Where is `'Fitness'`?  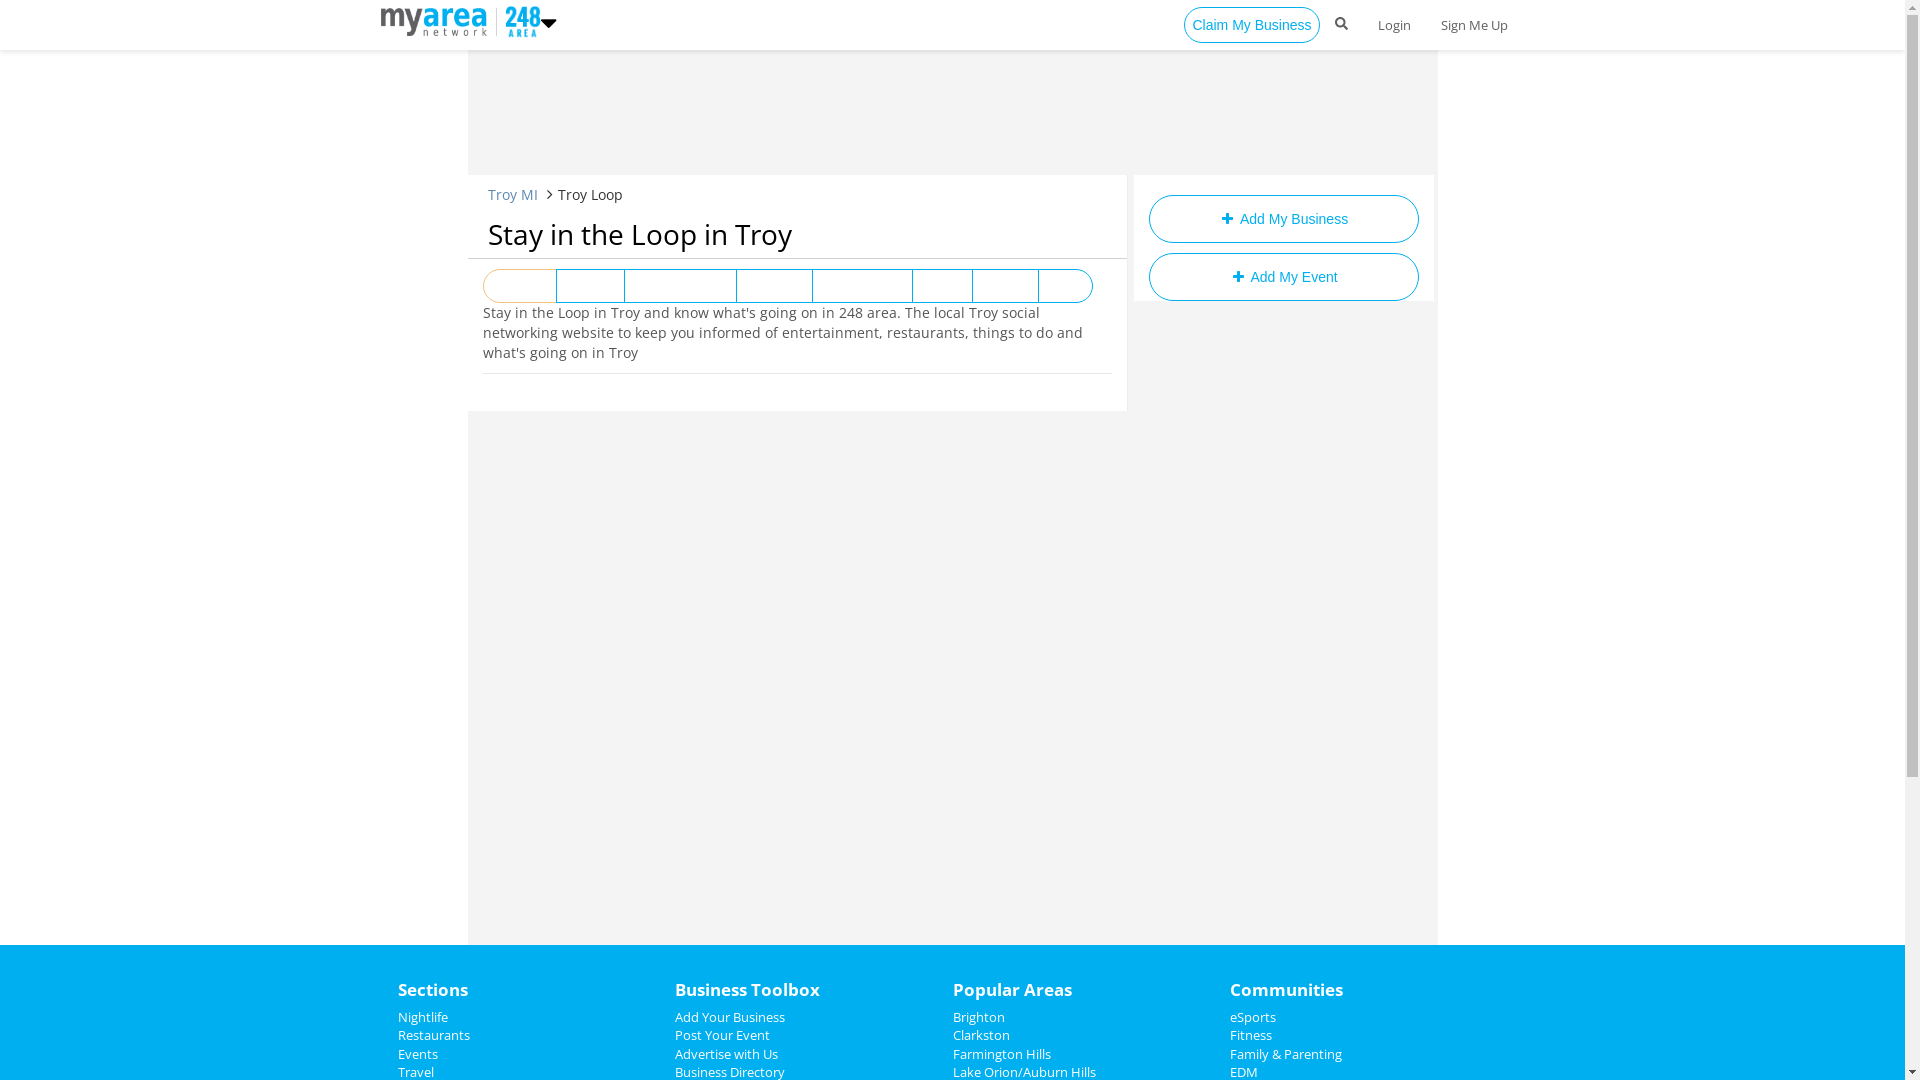 'Fitness' is located at coordinates (1250, 1034).